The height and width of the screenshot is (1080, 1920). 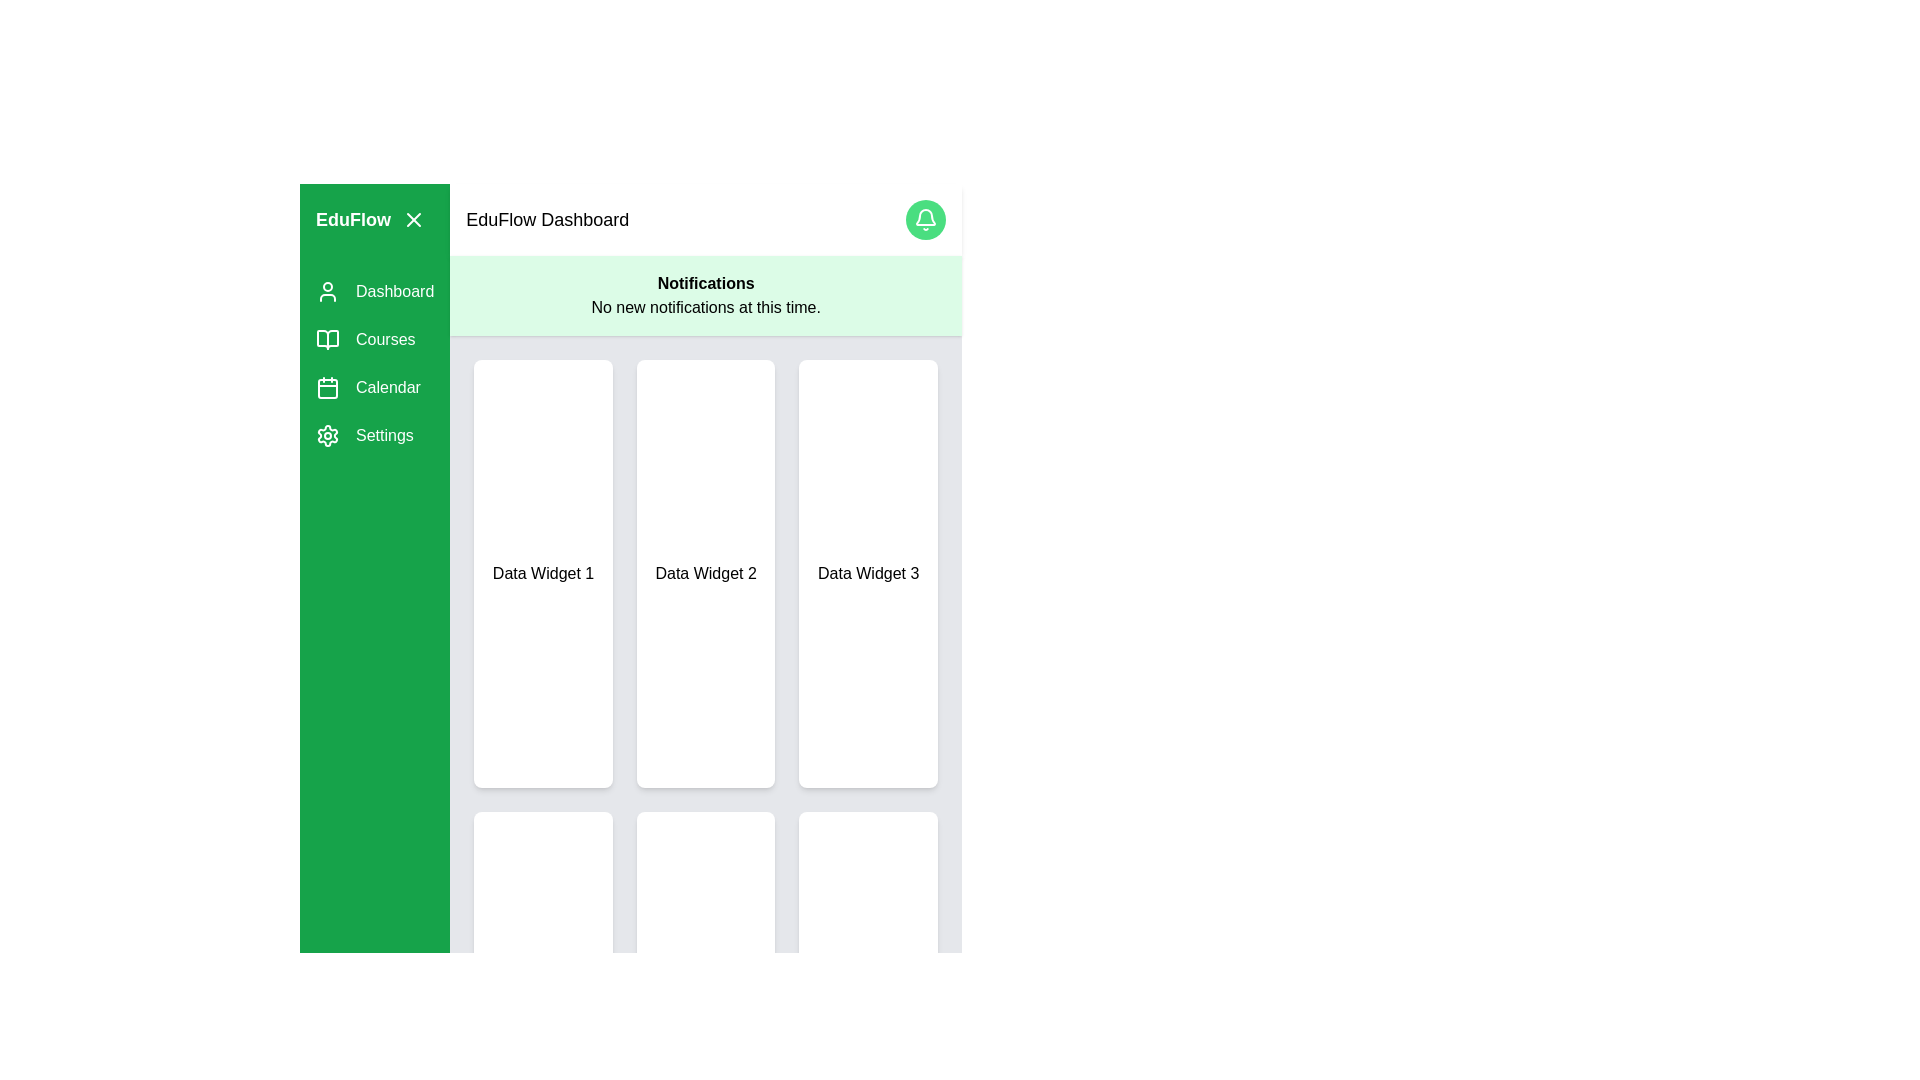 I want to click on the green 'Dashboard' button with a user icon located at the top of the vertical menu, so click(x=375, y=292).